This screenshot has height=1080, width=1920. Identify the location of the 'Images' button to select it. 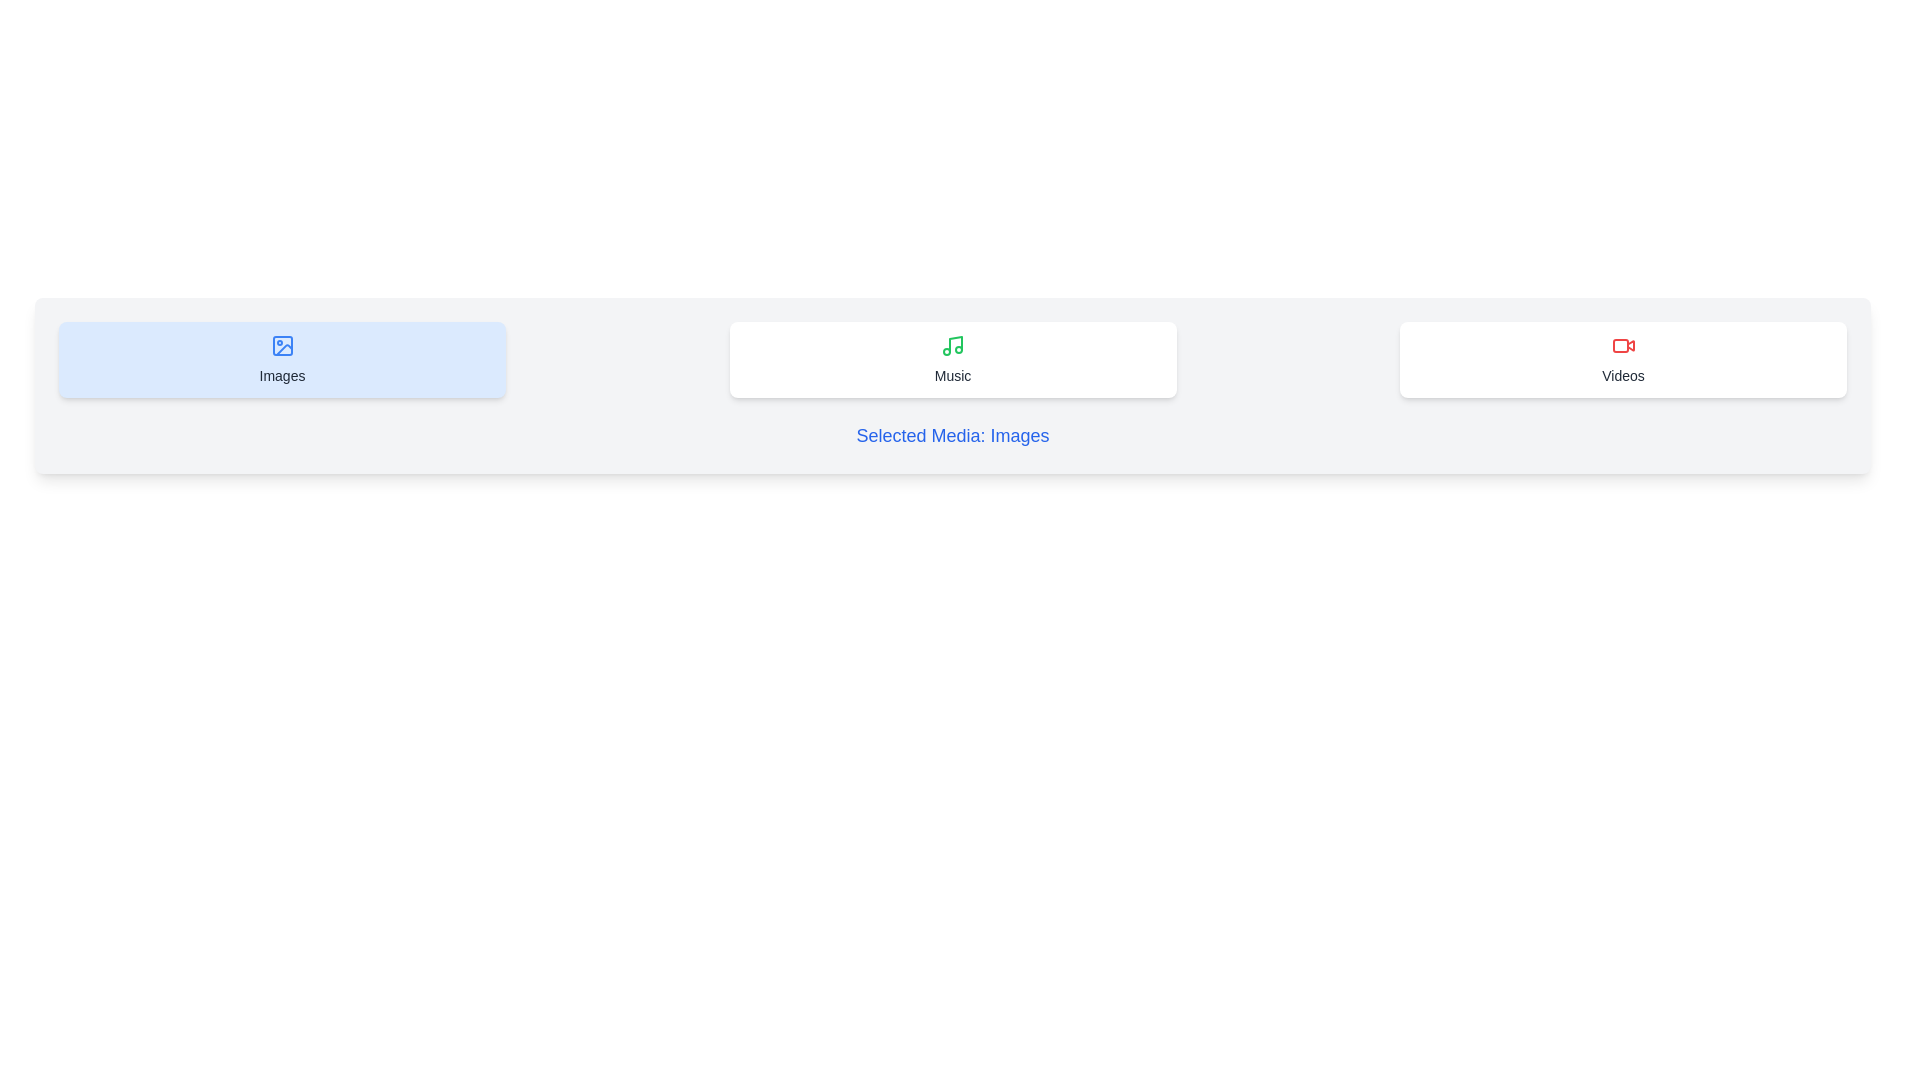
(281, 358).